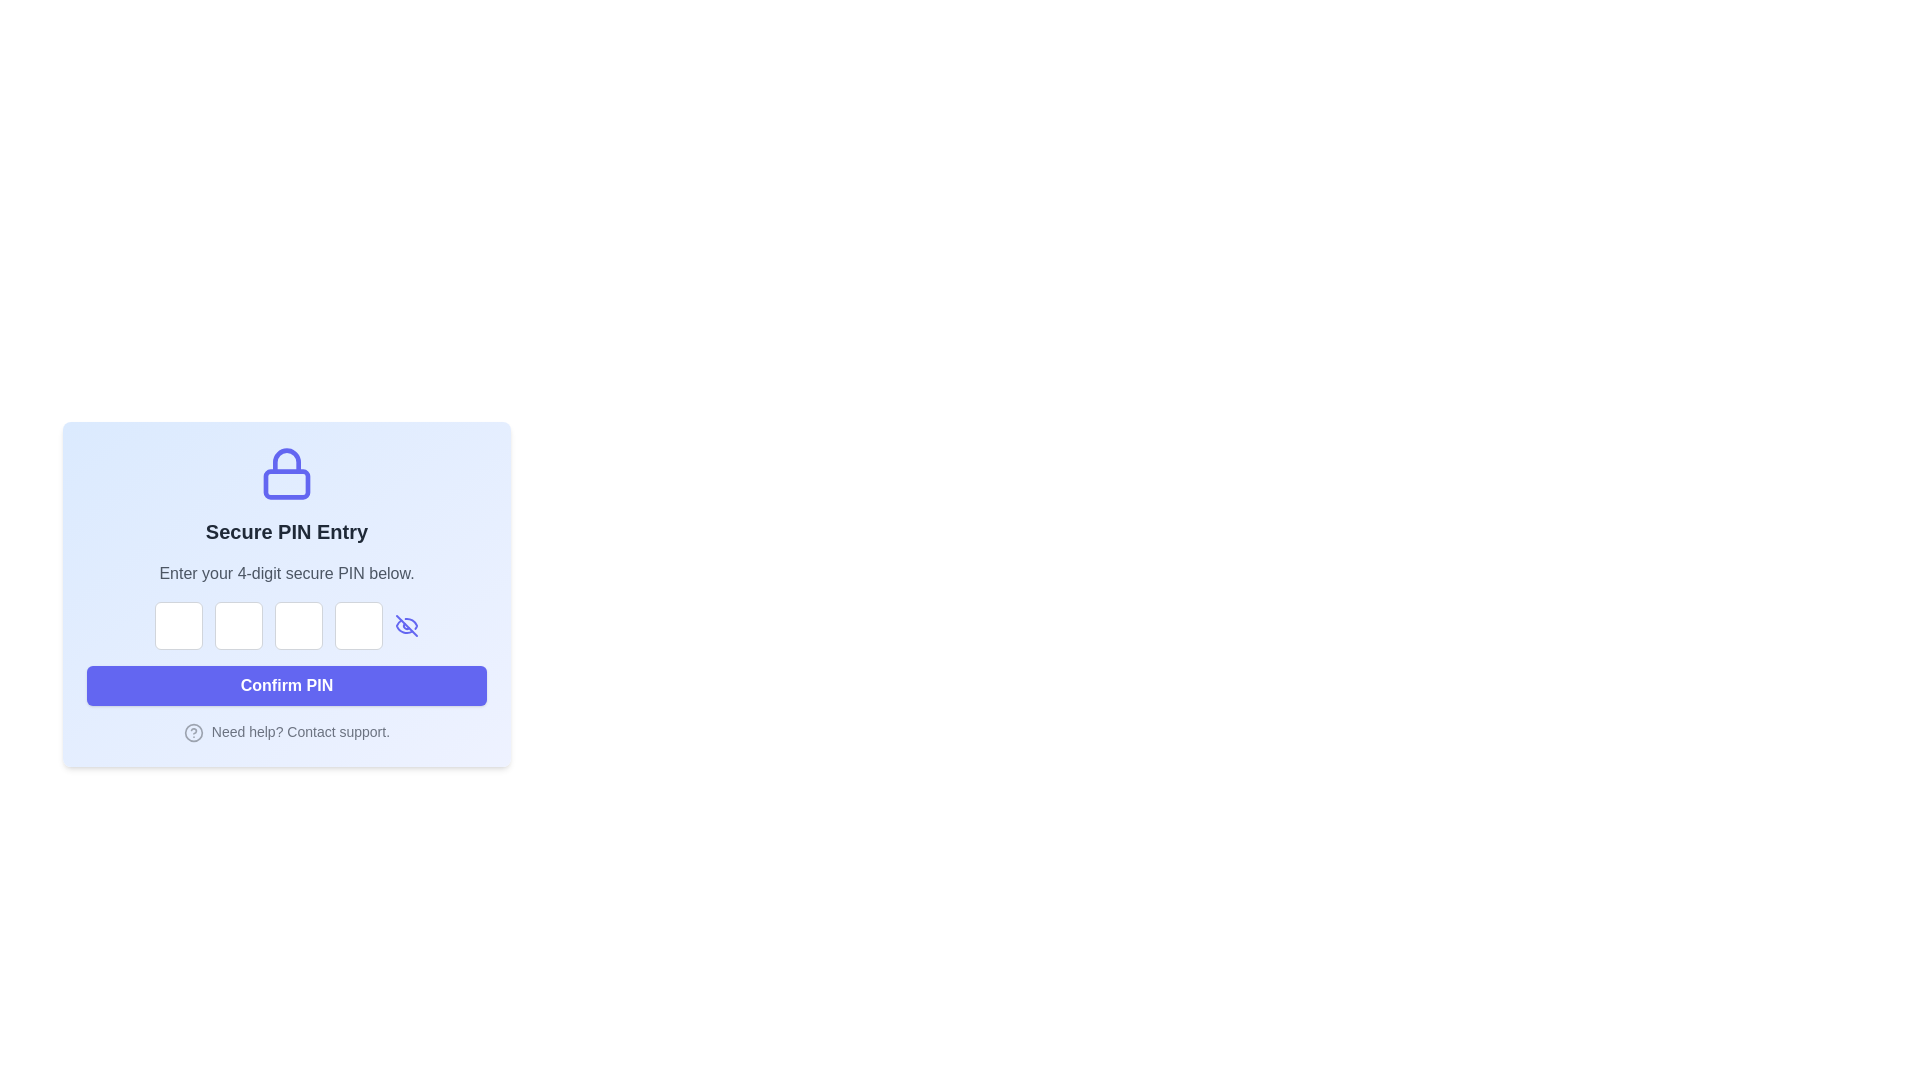  What do you see at coordinates (286, 685) in the screenshot?
I see `the 'Confirm PIN' button, which is a rectangular button with rounded corners, a vibrant indigo background, and bold white text, located centrally within the secure PIN entry card` at bounding box center [286, 685].